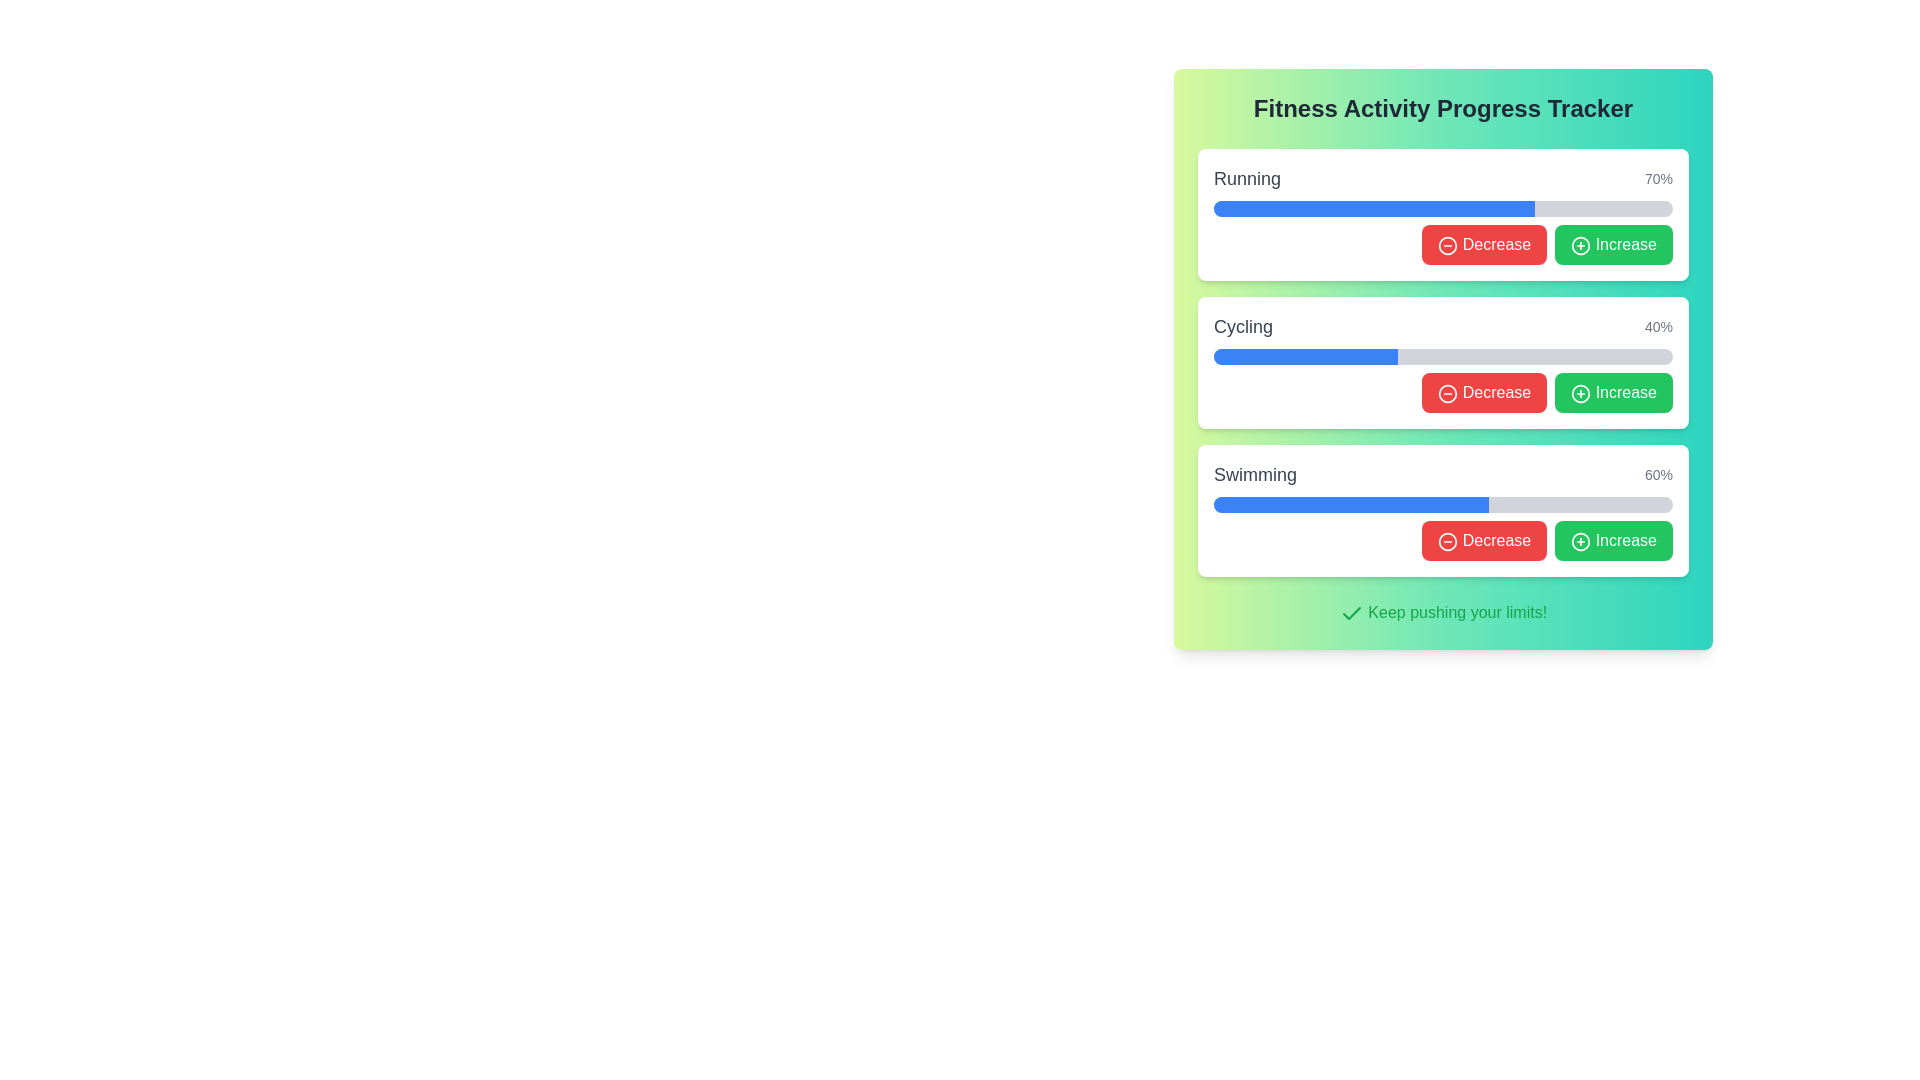 This screenshot has height=1080, width=1920. Describe the element at coordinates (1448, 541) in the screenshot. I see `the red circular icon containing a minus symbol` at that location.